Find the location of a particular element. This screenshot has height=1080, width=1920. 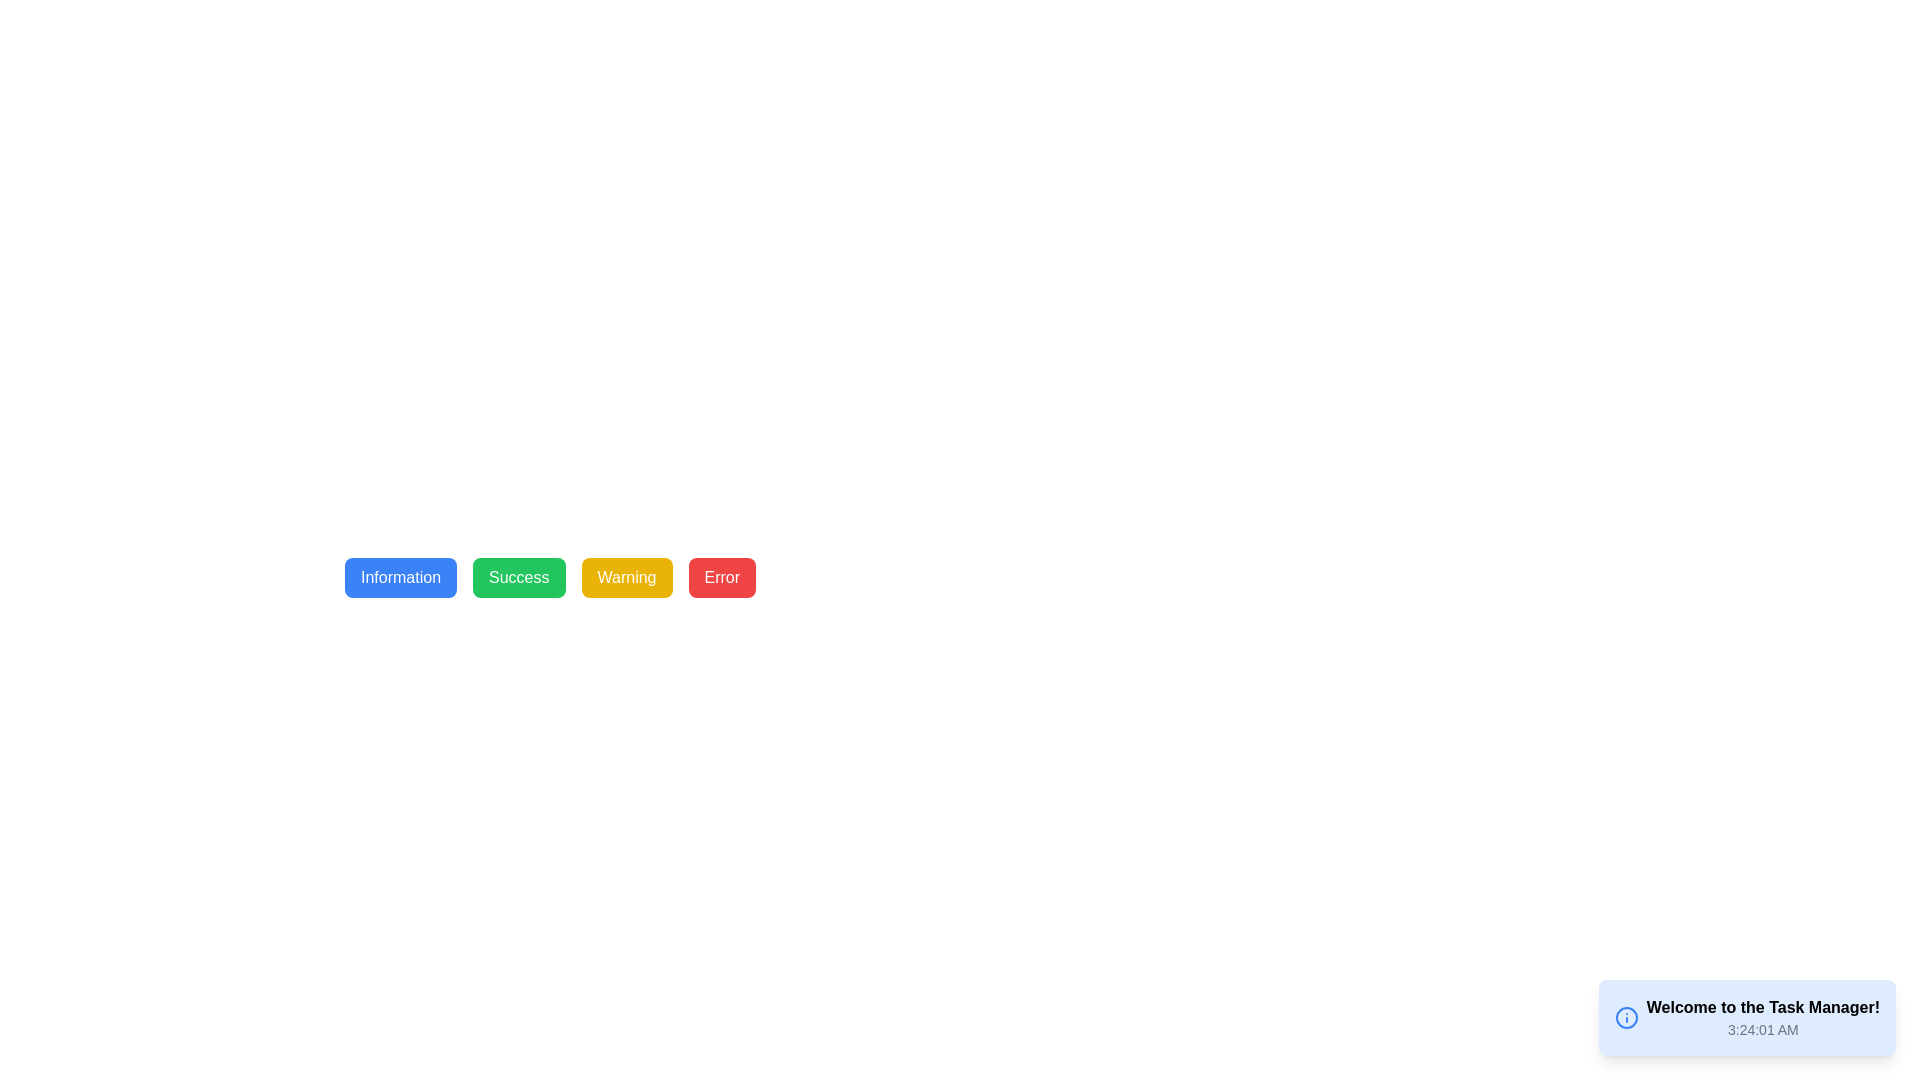

the prominently displayed text title 'Welcome to the Task Manager!' to use it as a reference for task management context is located at coordinates (1763, 1007).